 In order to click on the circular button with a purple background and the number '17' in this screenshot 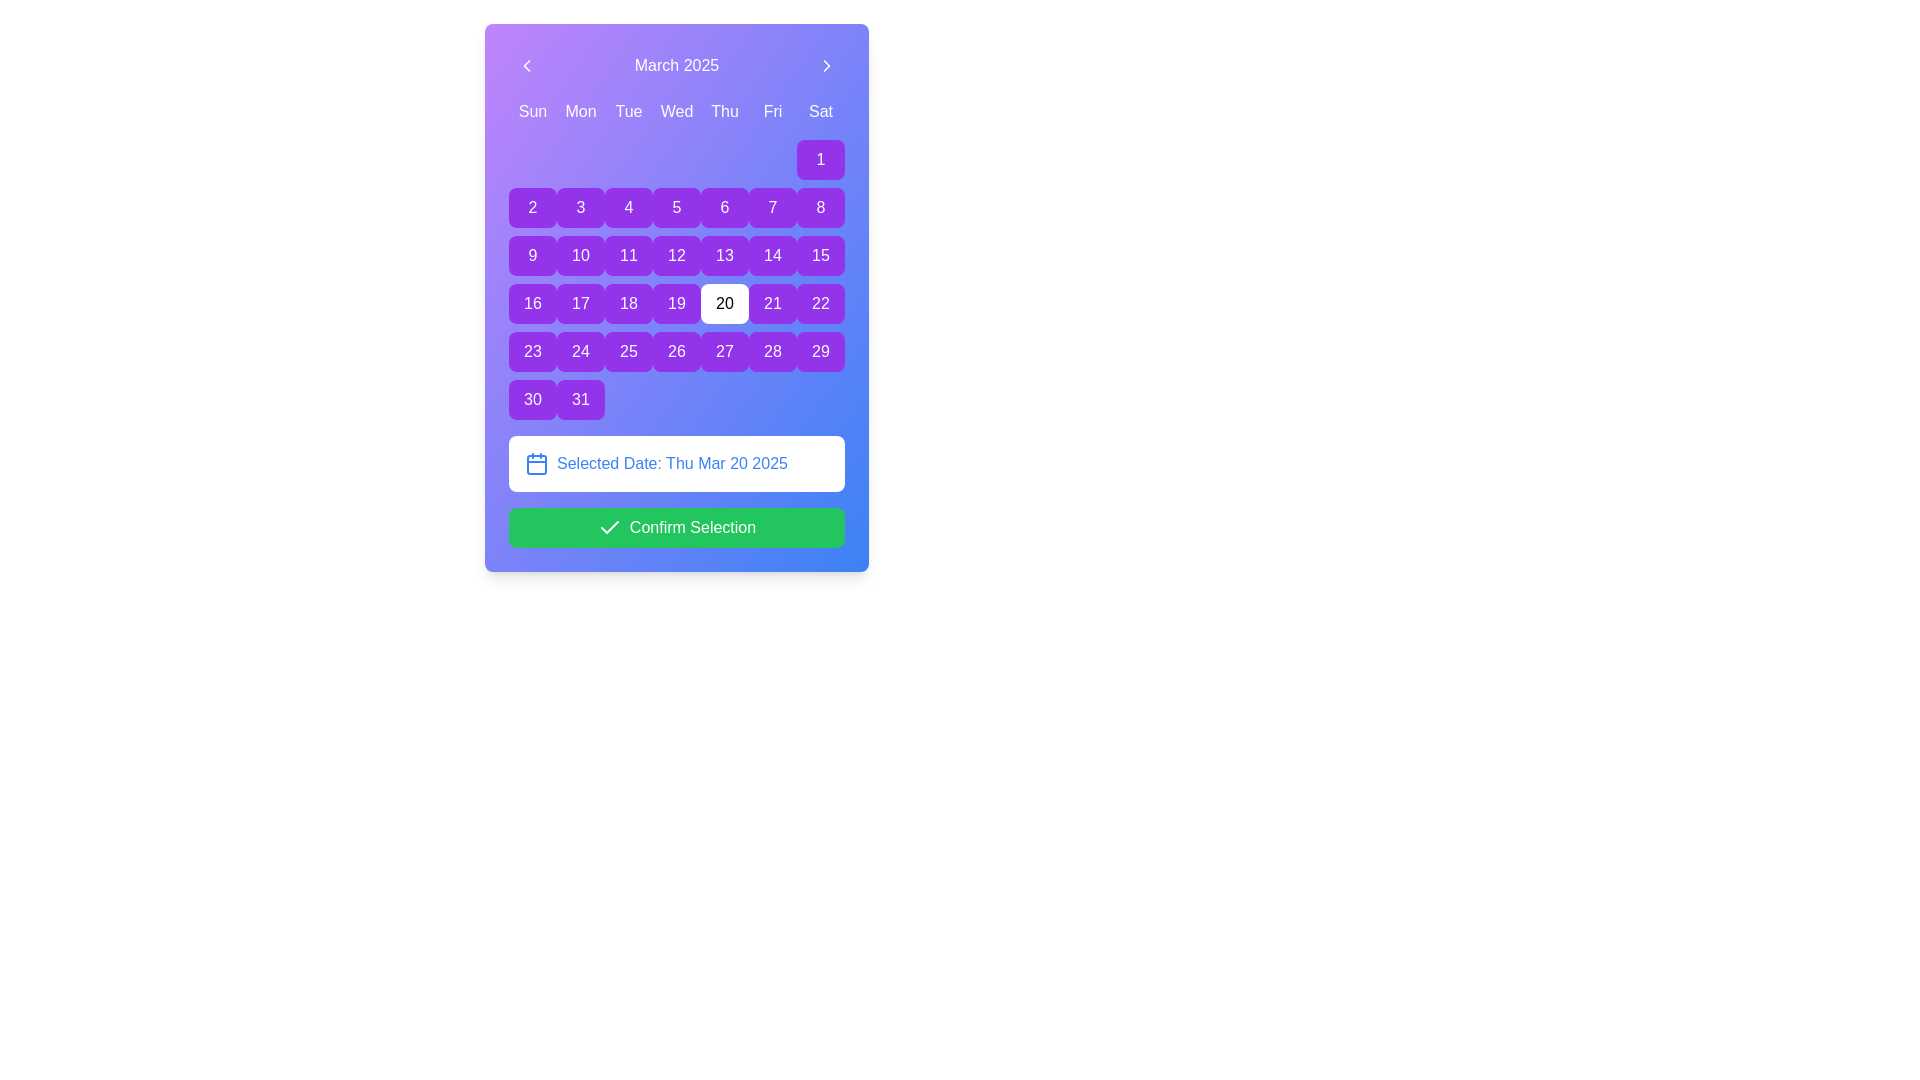, I will do `click(579, 304)`.